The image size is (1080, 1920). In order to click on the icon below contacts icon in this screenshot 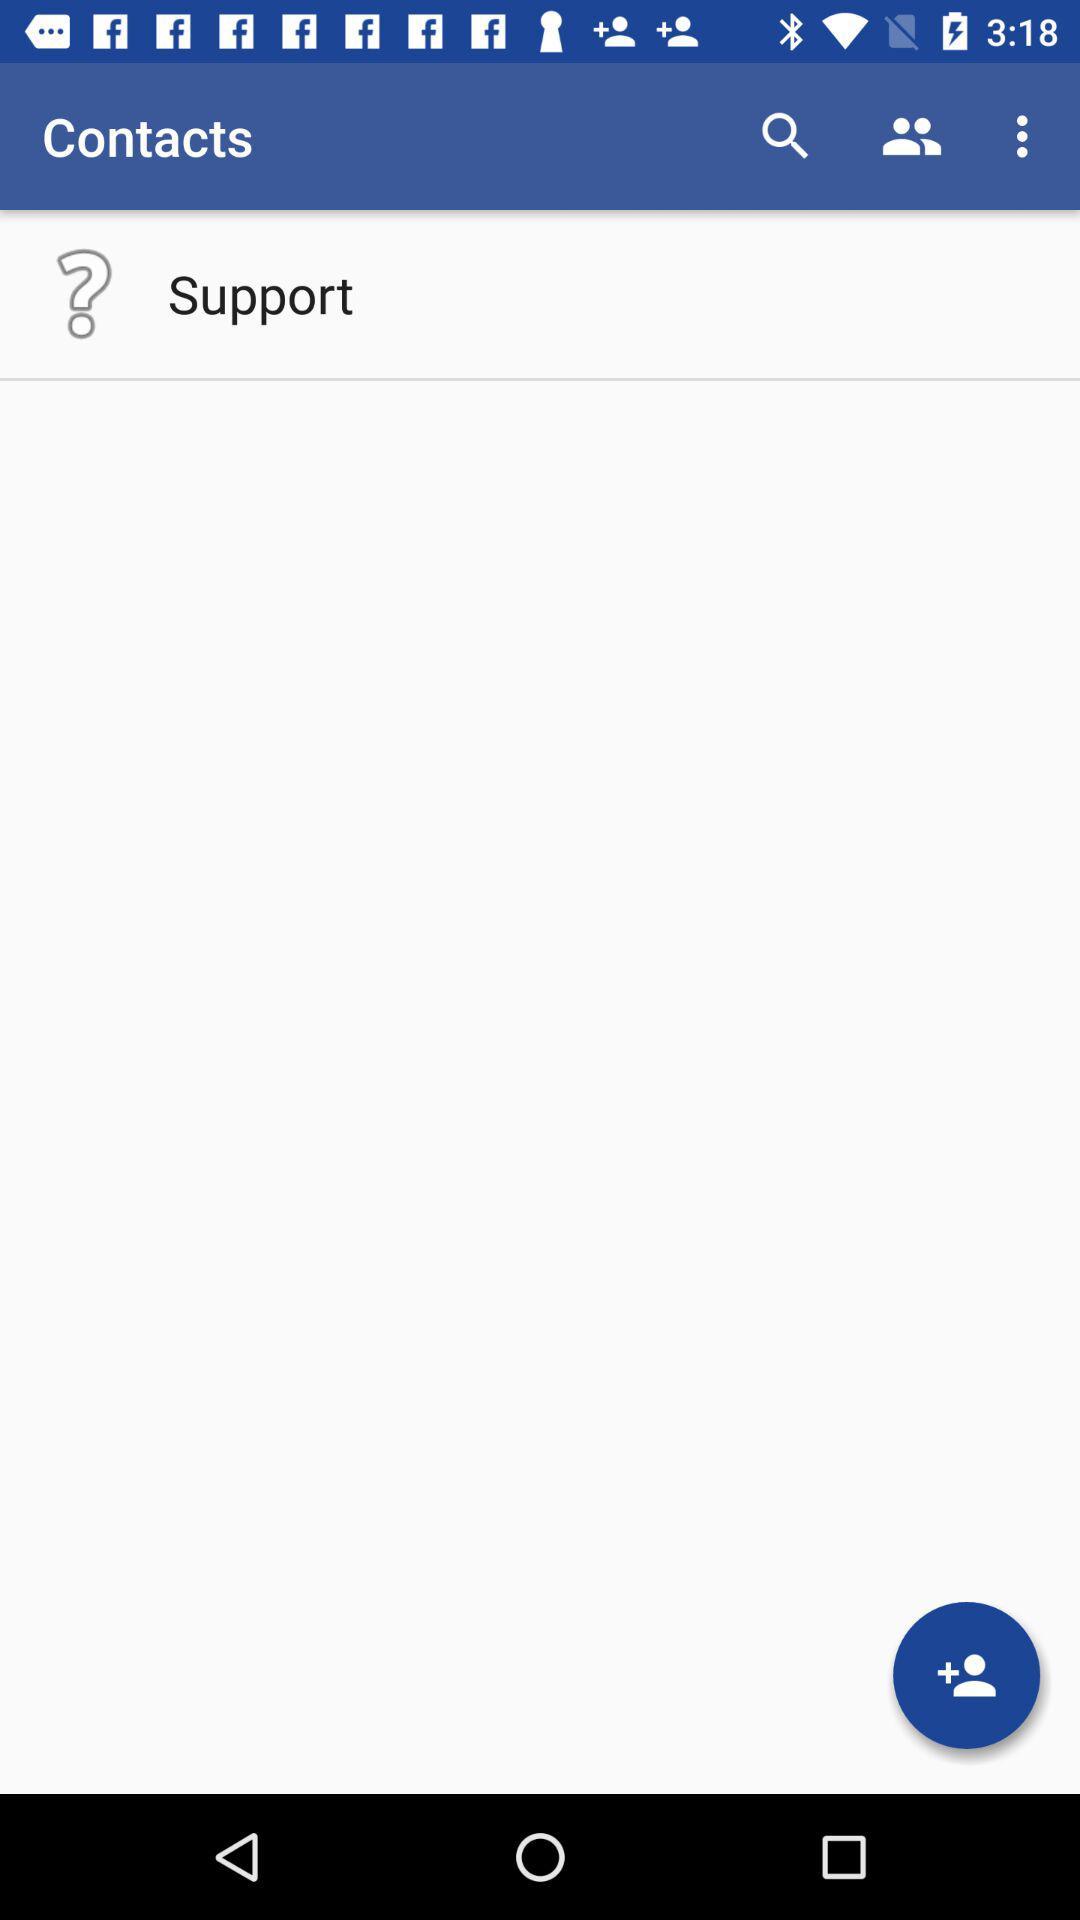, I will do `click(83, 292)`.